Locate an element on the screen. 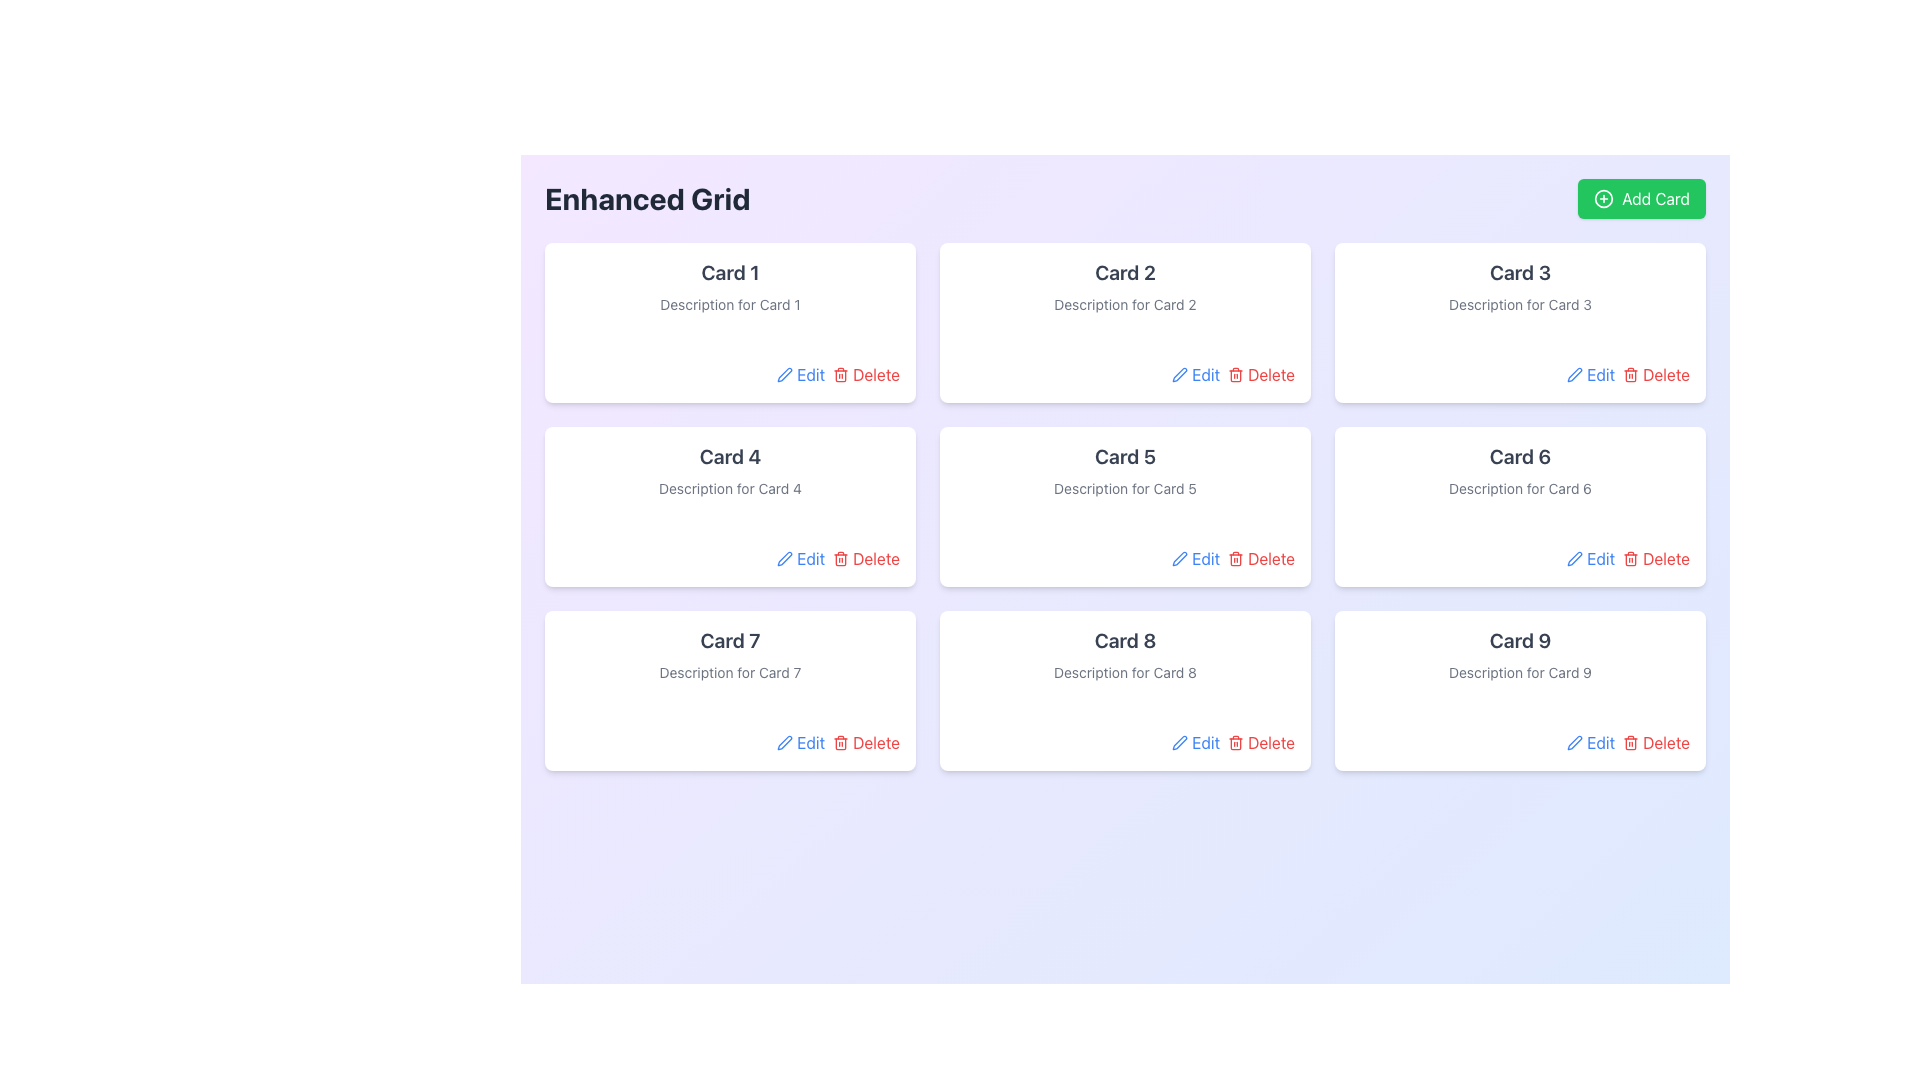 The image size is (1920, 1080). the text block labeled 'Card 3' which contains the description 'Description for Card 3' in a 3x3 grid layout, specifically the first card in the second row is located at coordinates (1520, 286).